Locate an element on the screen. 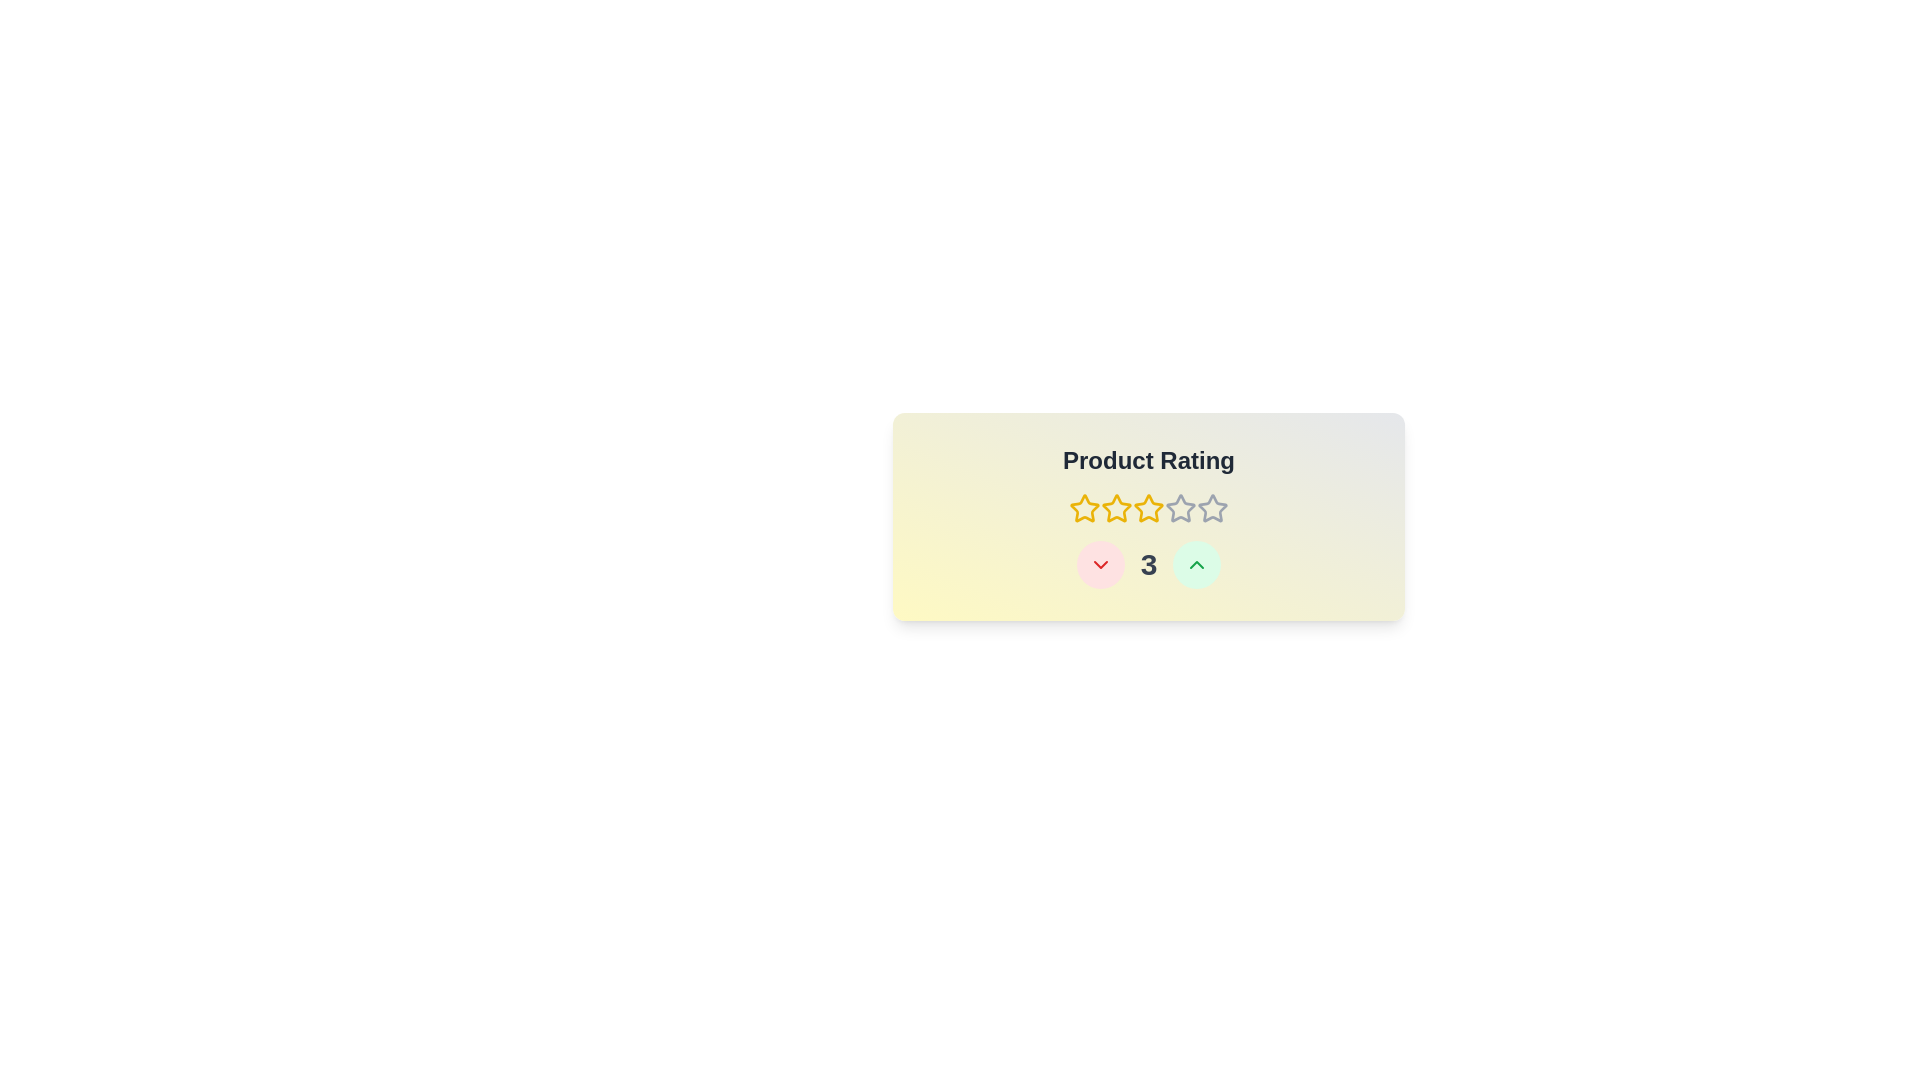 The width and height of the screenshot is (1920, 1080). the fifth star-shaped icon in a row of five stars located below the 'Product Rating' header to rate it is located at coordinates (1212, 507).